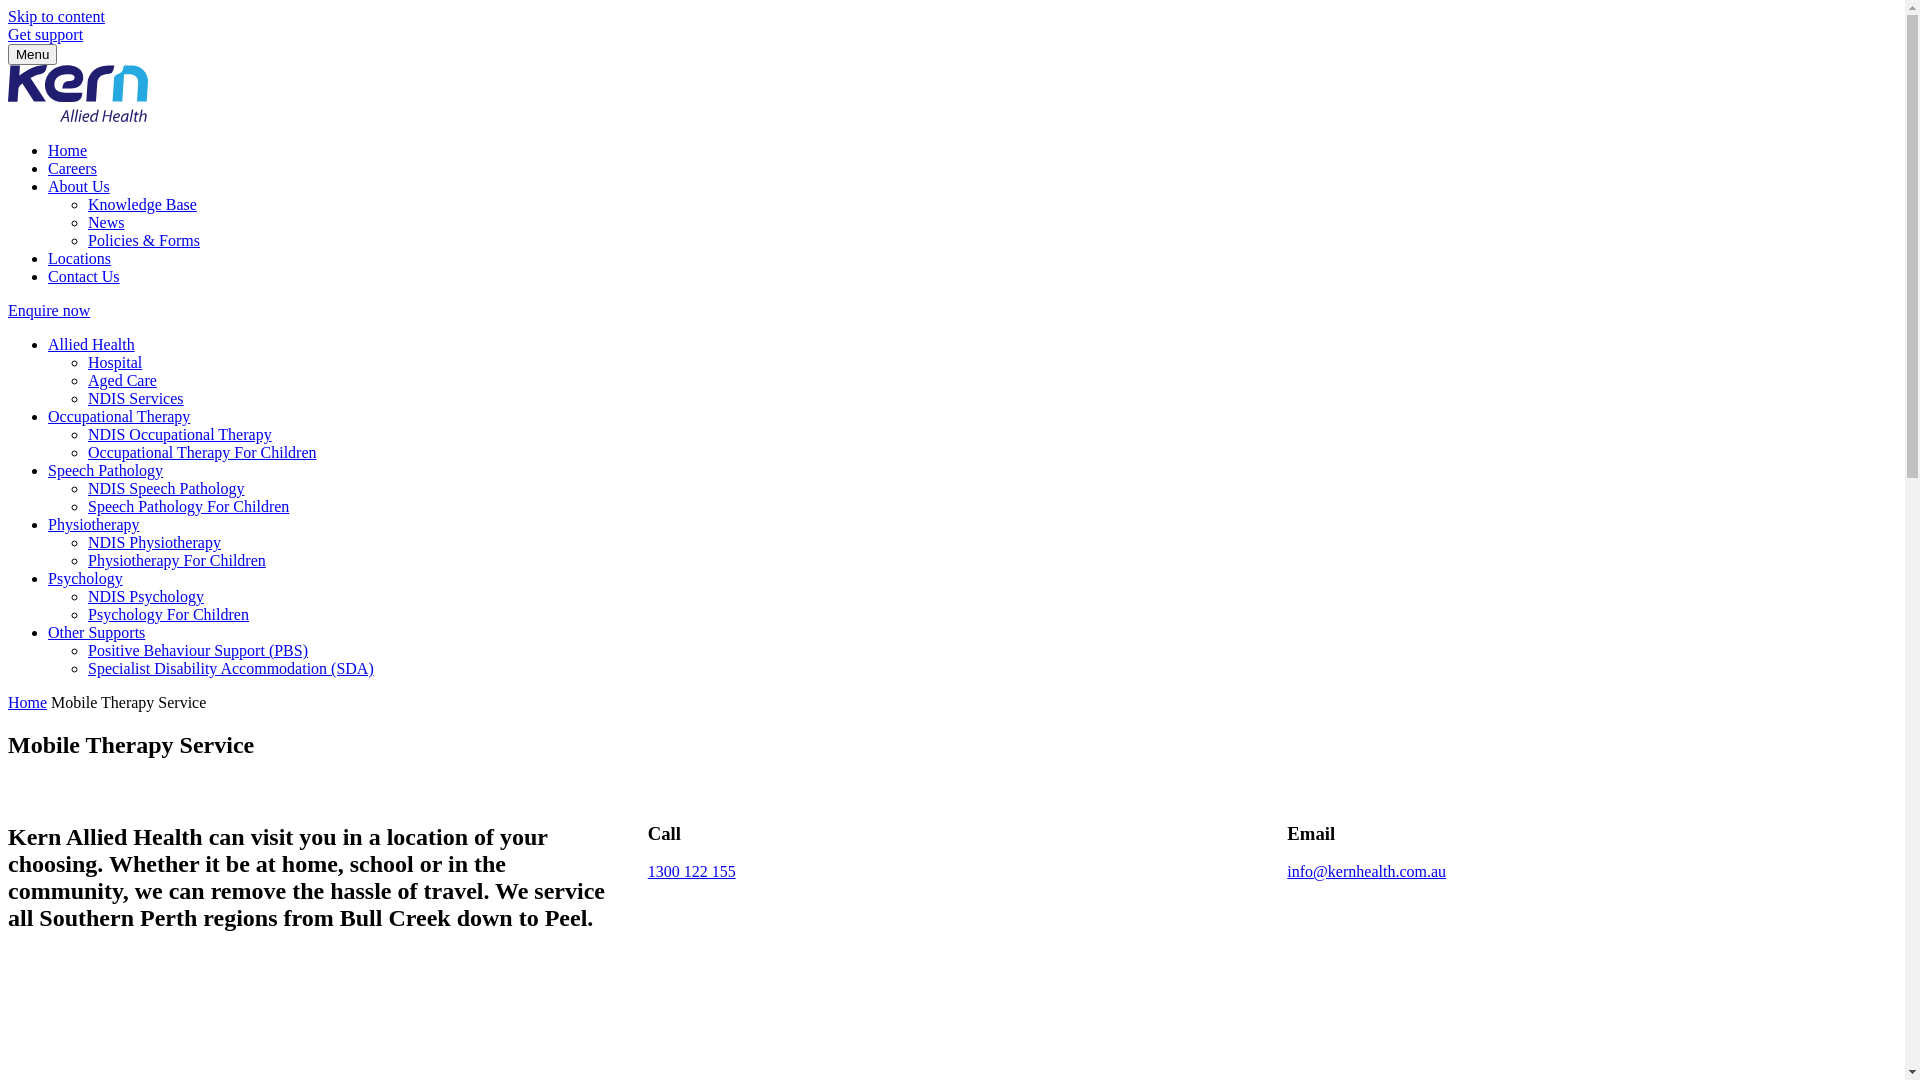 This screenshot has height=1080, width=1920. What do you see at coordinates (197, 650) in the screenshot?
I see `'Positive Behaviour Support (PBS)'` at bounding box center [197, 650].